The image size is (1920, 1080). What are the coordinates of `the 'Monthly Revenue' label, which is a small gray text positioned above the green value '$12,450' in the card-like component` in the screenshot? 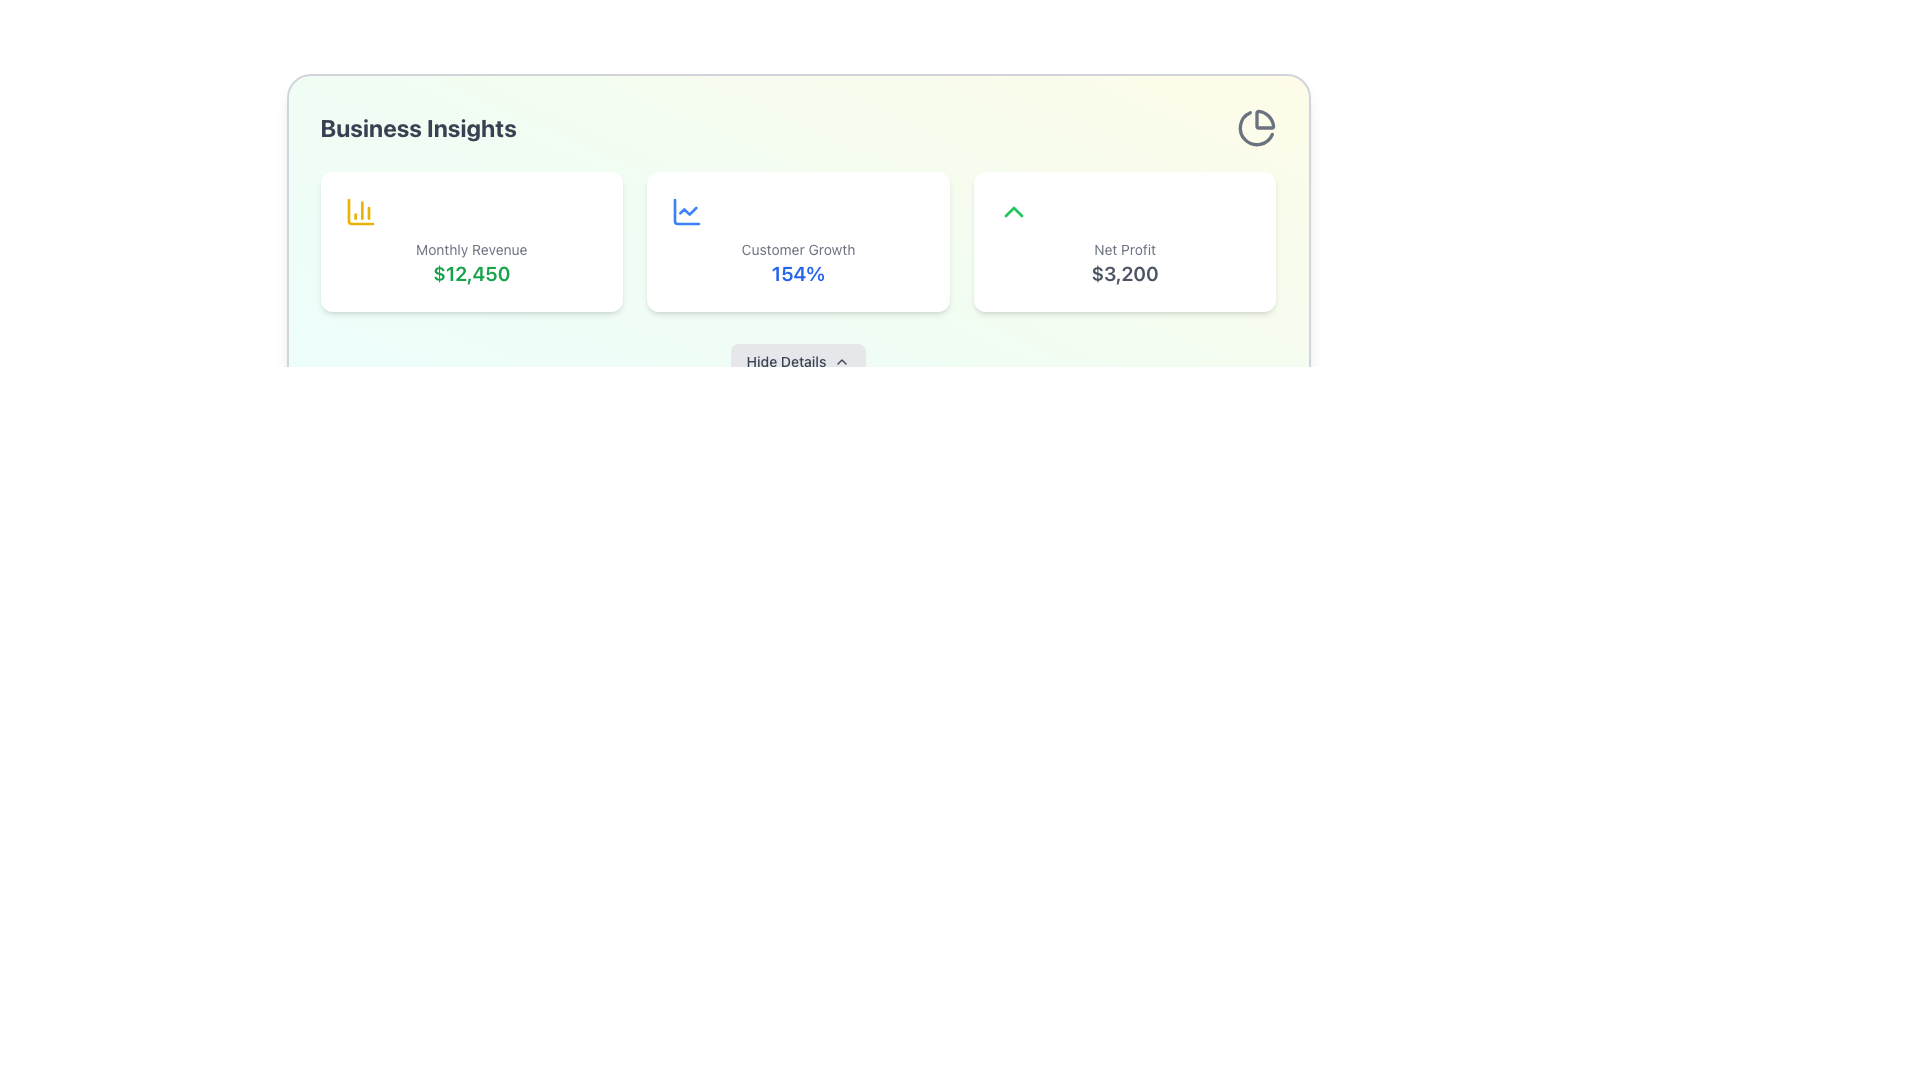 It's located at (470, 249).